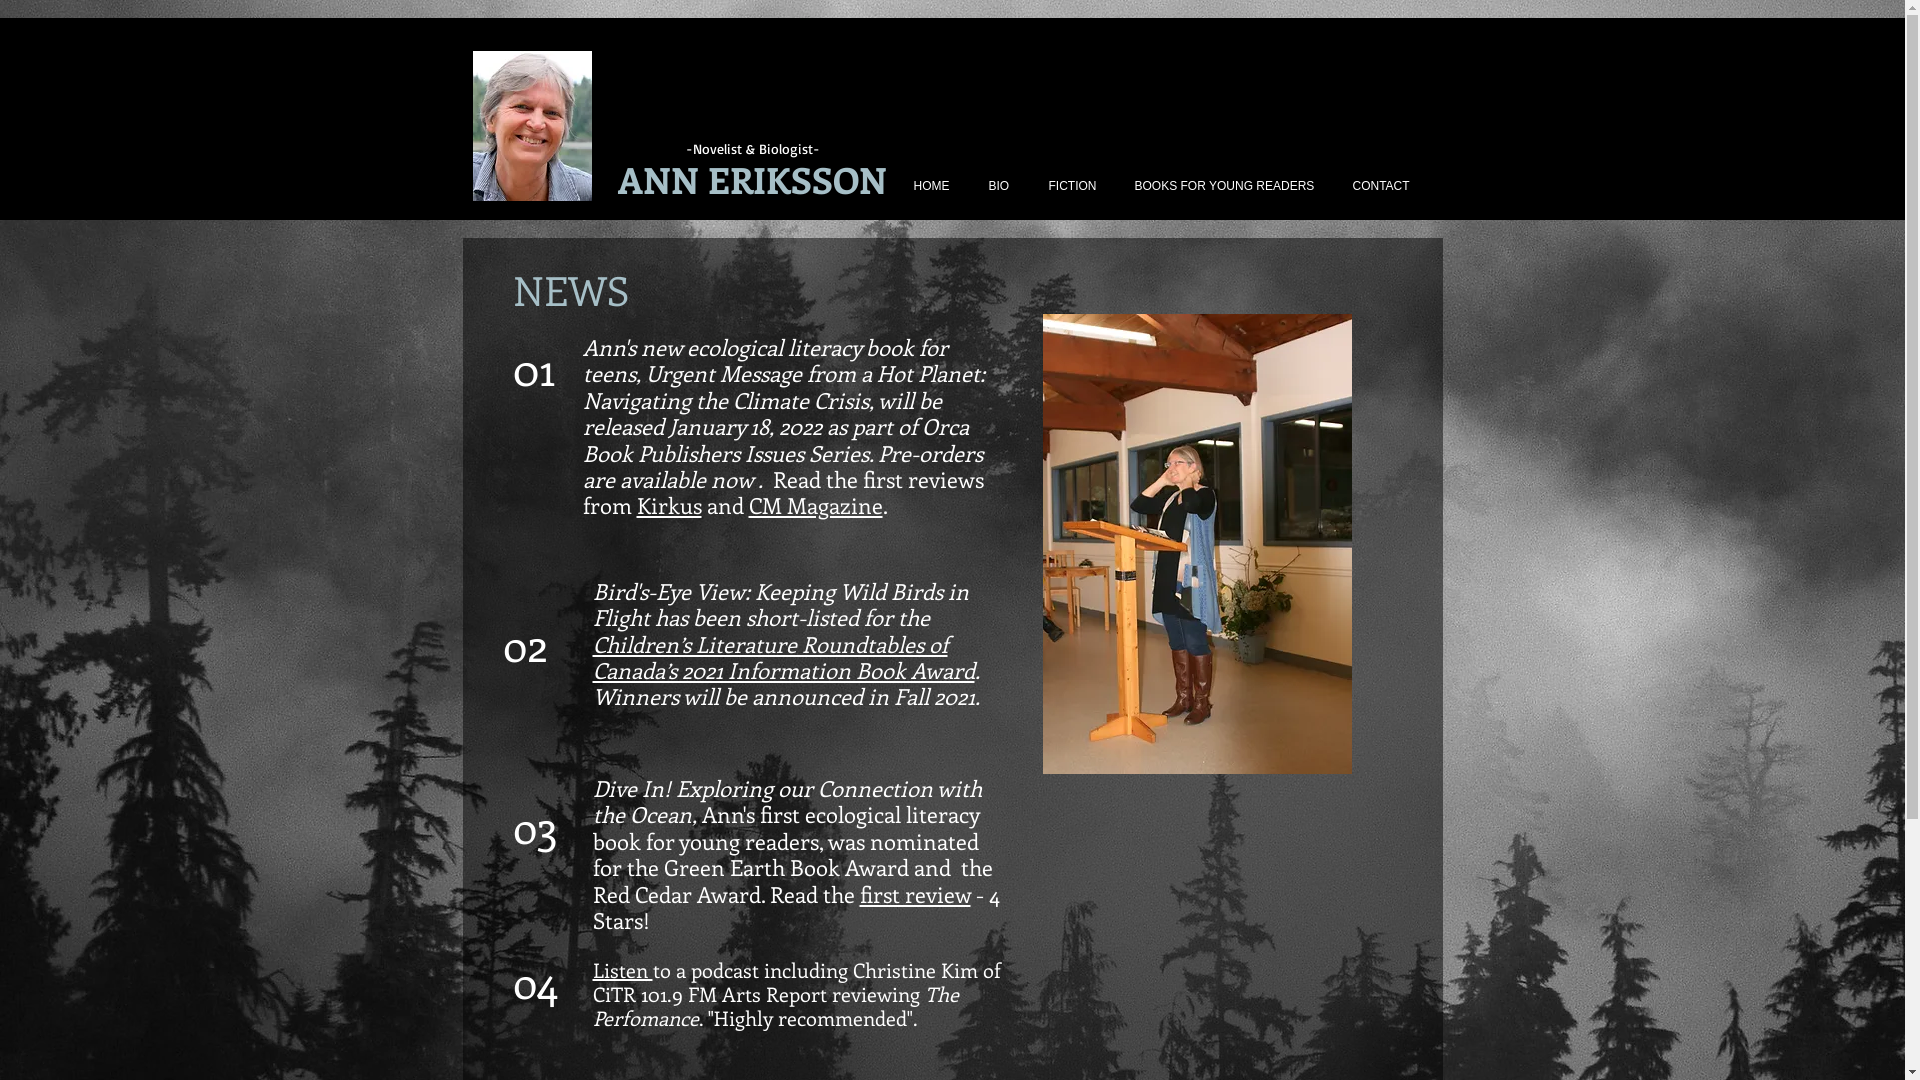  Describe the element at coordinates (751, 177) in the screenshot. I see `'ANN ERIKSSON'` at that location.